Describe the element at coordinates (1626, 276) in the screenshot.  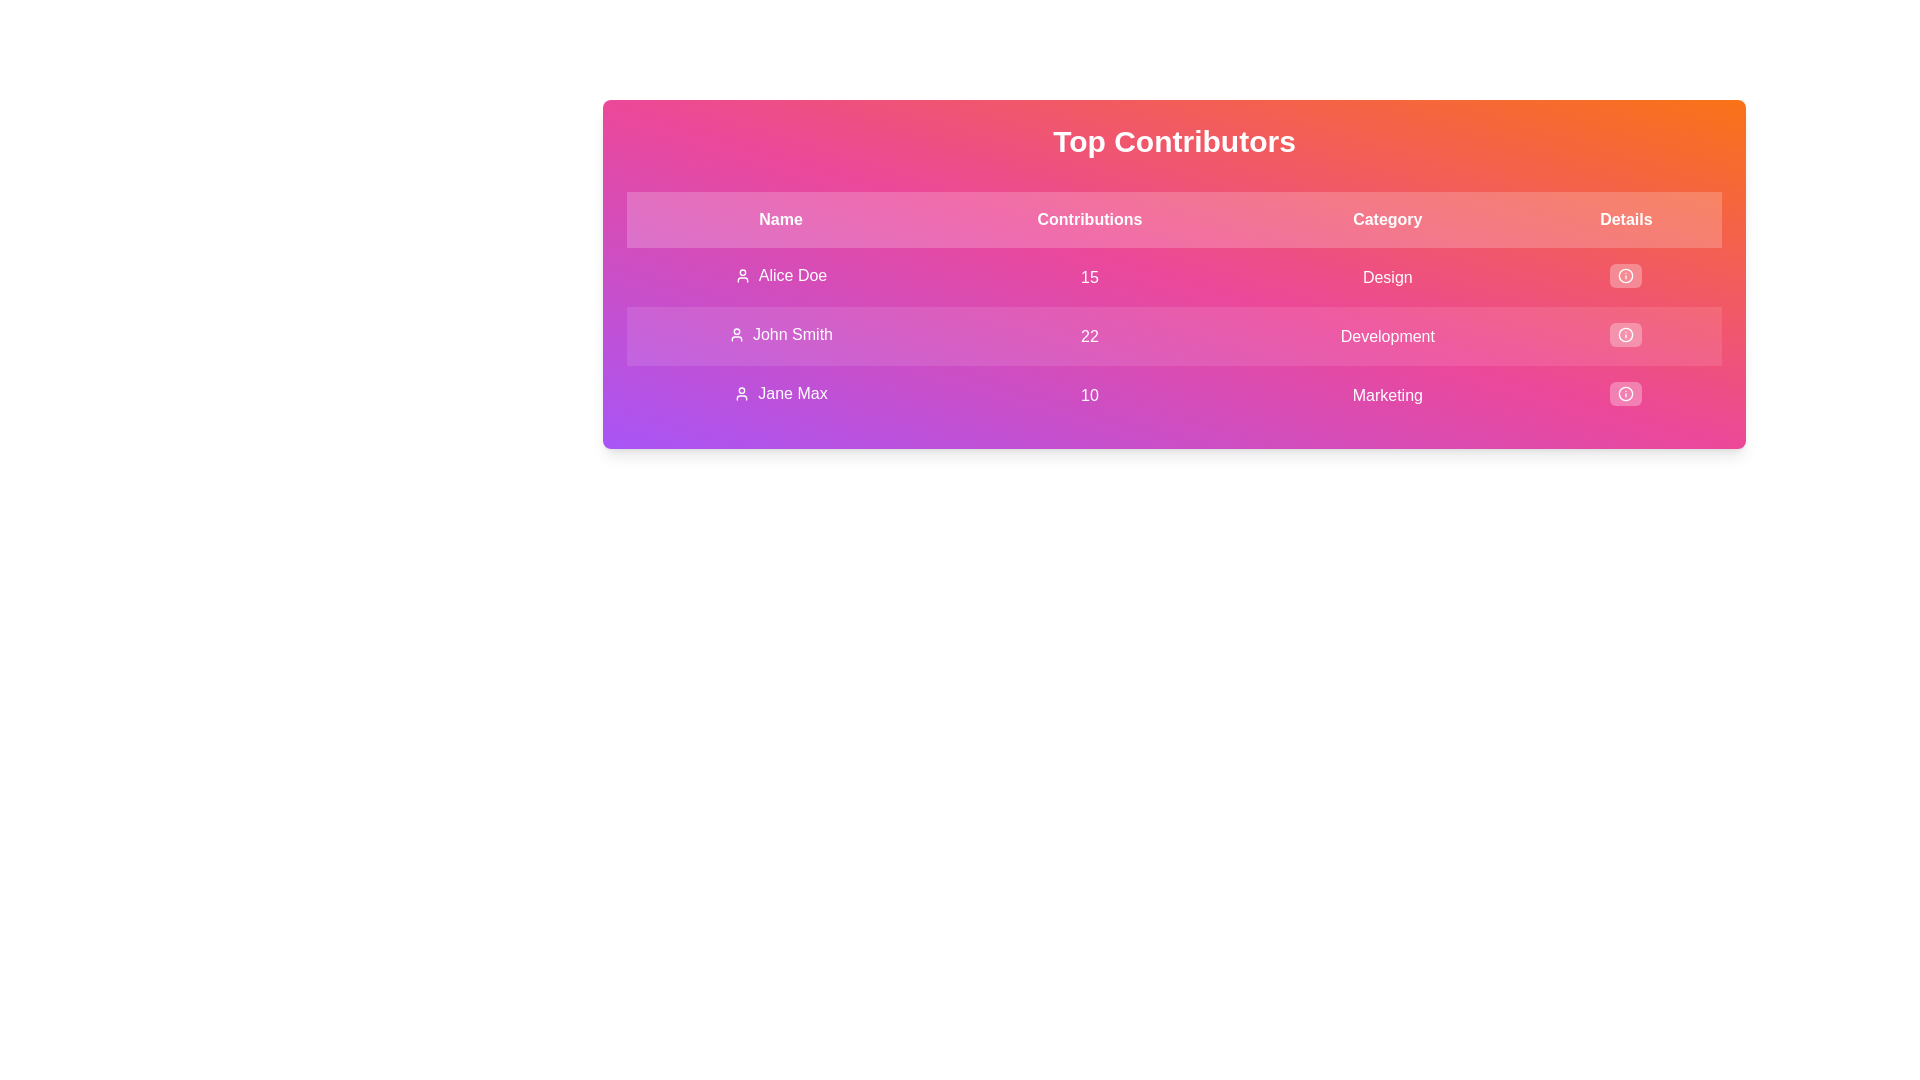
I see `the circular button with a centered dot located in the 'Details' column of the table under 'Top Contributors'` at that location.